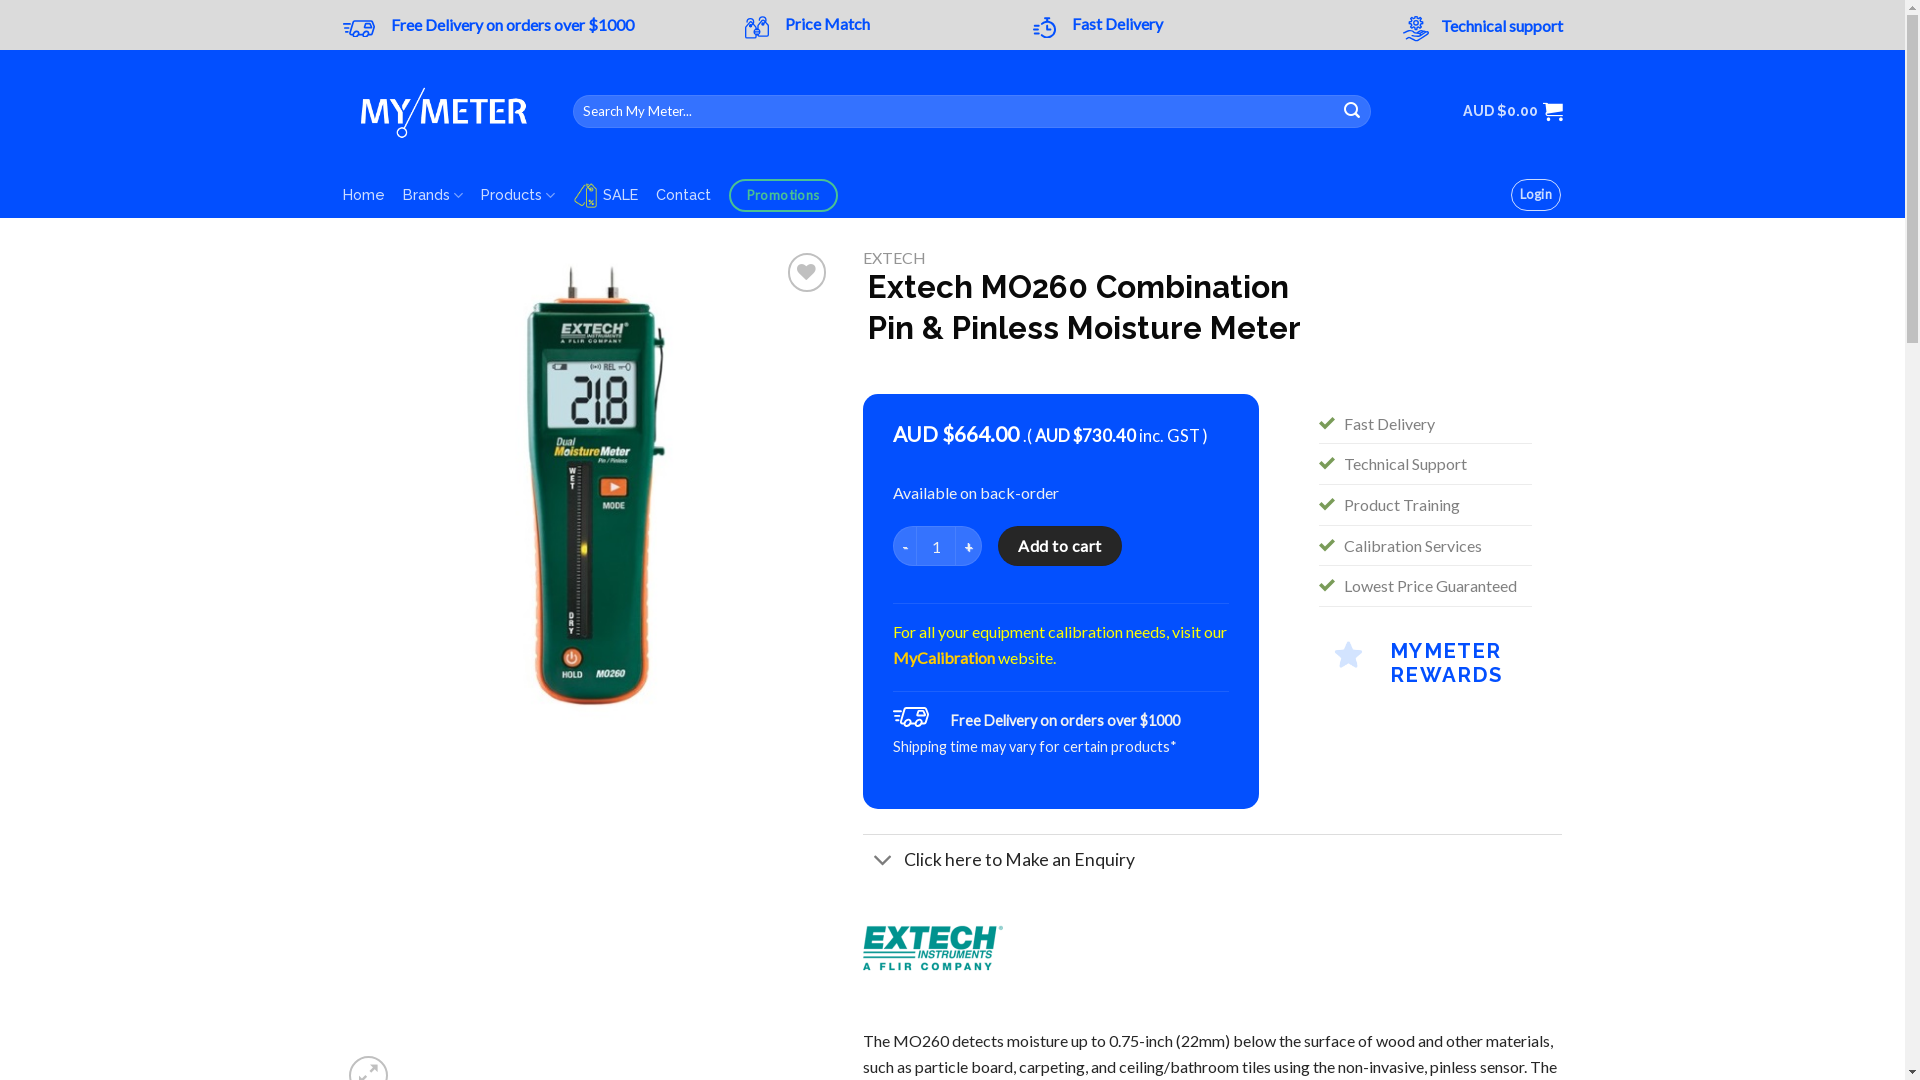  Describe the element at coordinates (1059, 546) in the screenshot. I see `'Add to cart'` at that location.